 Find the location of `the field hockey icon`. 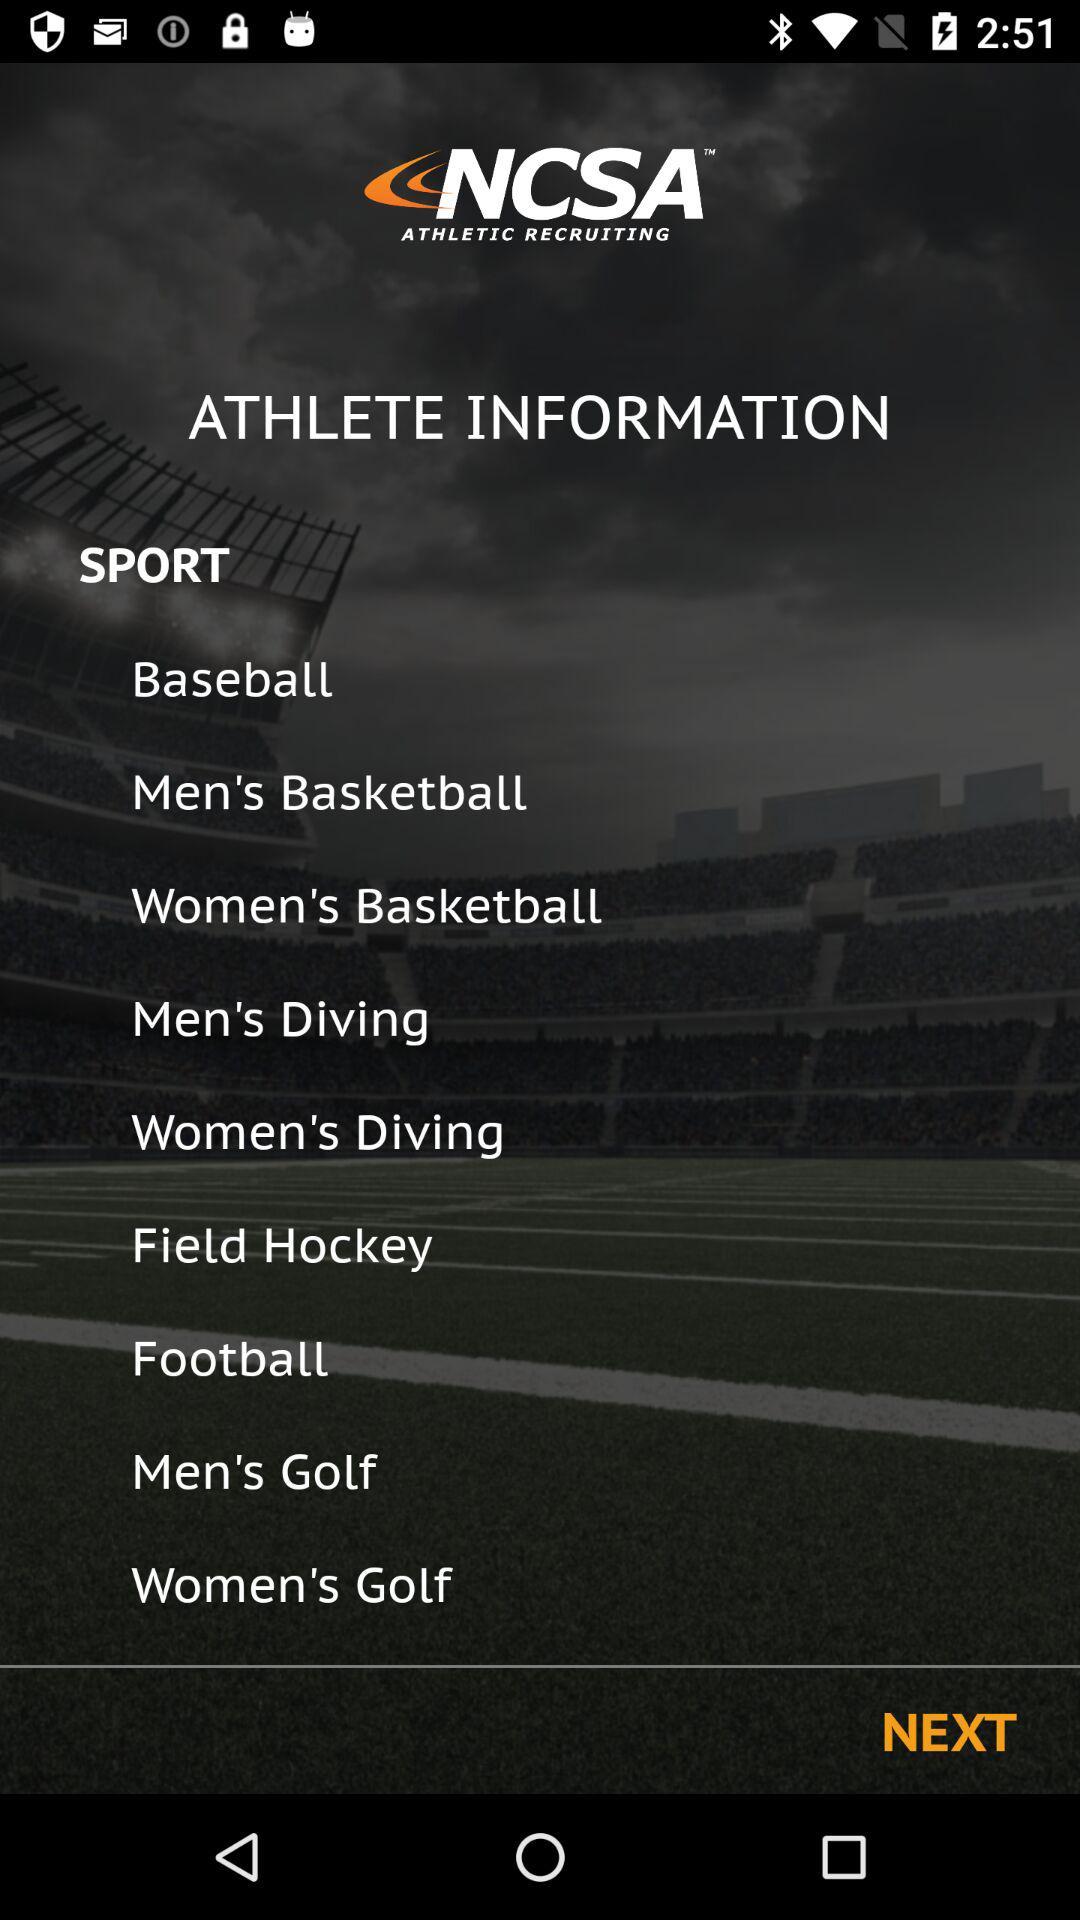

the field hockey icon is located at coordinates (591, 1243).